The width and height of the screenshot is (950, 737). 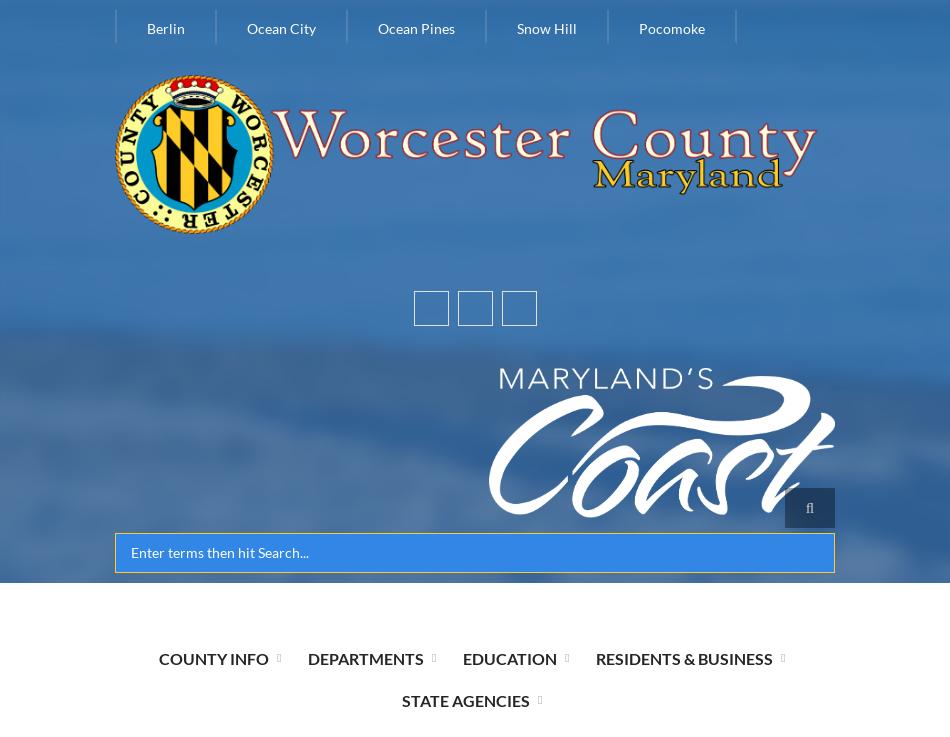 What do you see at coordinates (547, 27) in the screenshot?
I see `'Snow Hill'` at bounding box center [547, 27].